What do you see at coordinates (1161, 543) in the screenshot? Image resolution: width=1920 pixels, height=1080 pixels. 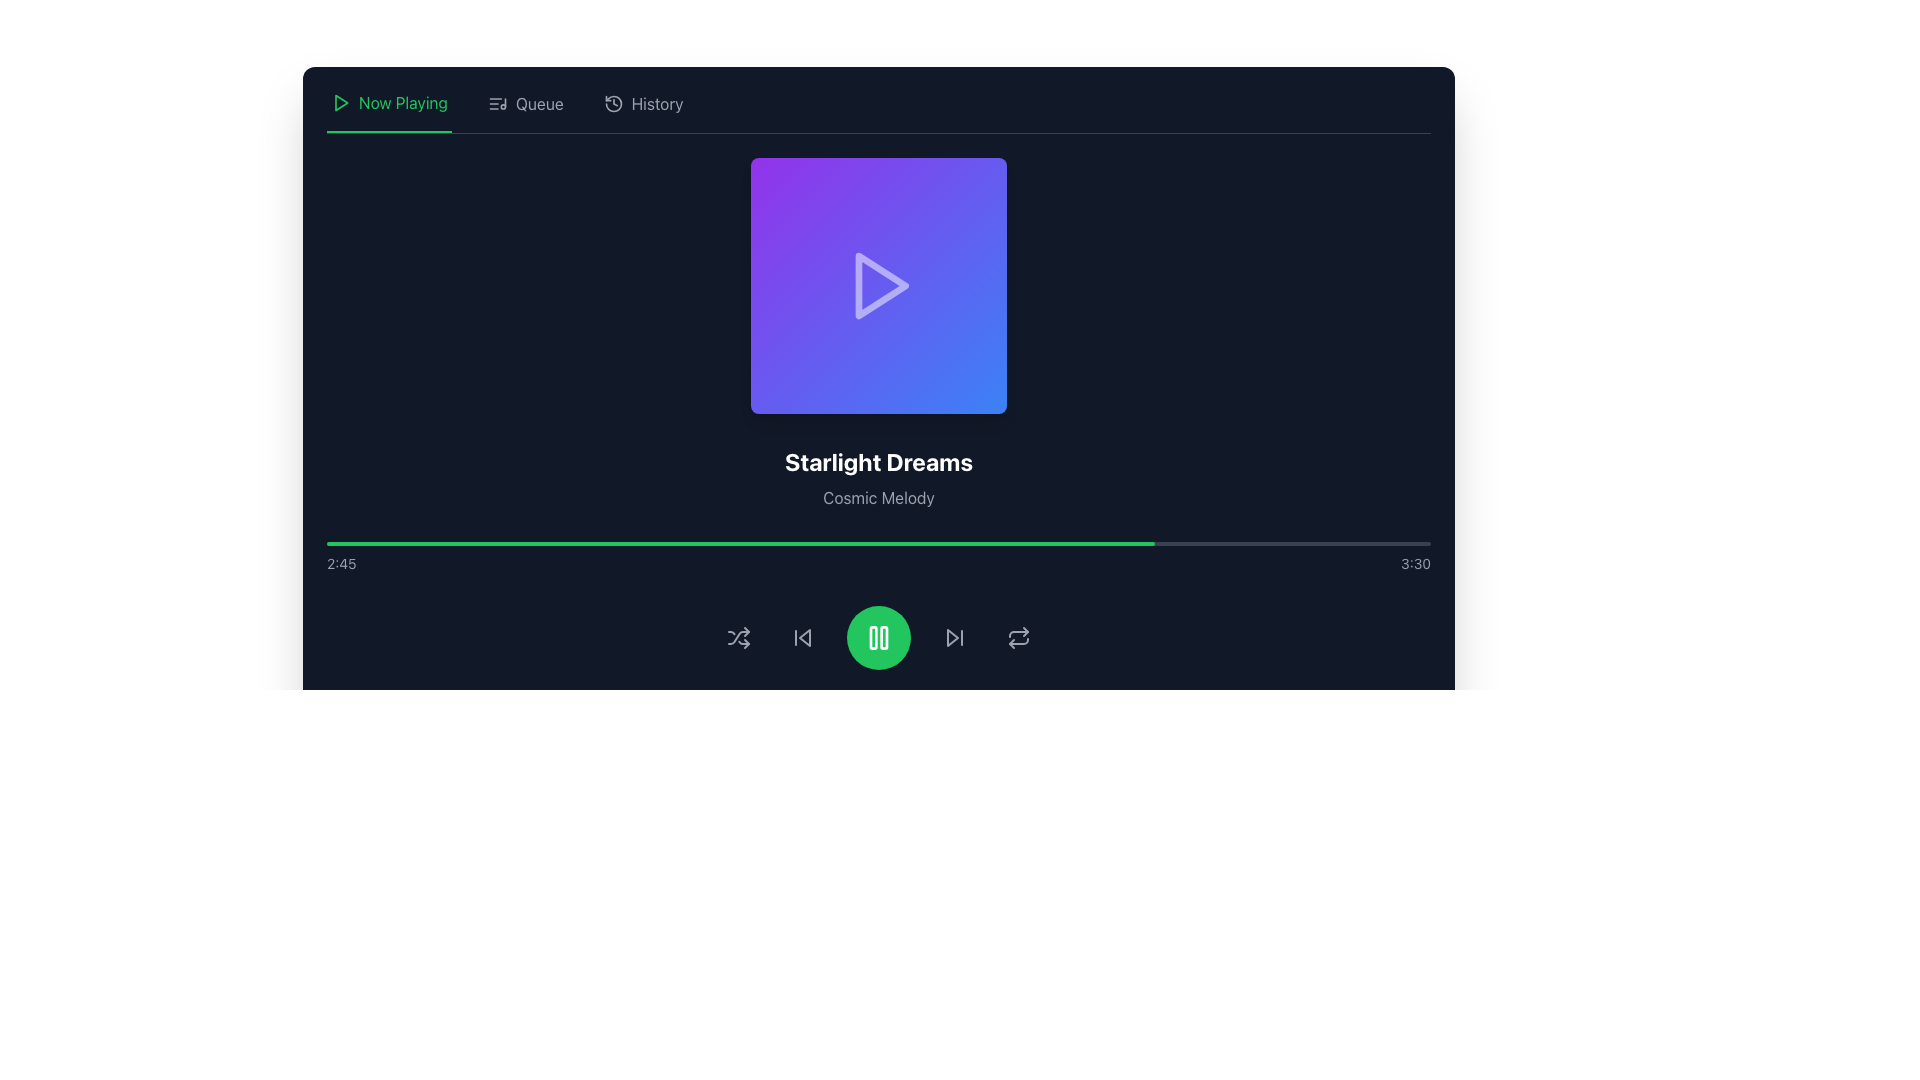 I see `playback position` at bounding box center [1161, 543].